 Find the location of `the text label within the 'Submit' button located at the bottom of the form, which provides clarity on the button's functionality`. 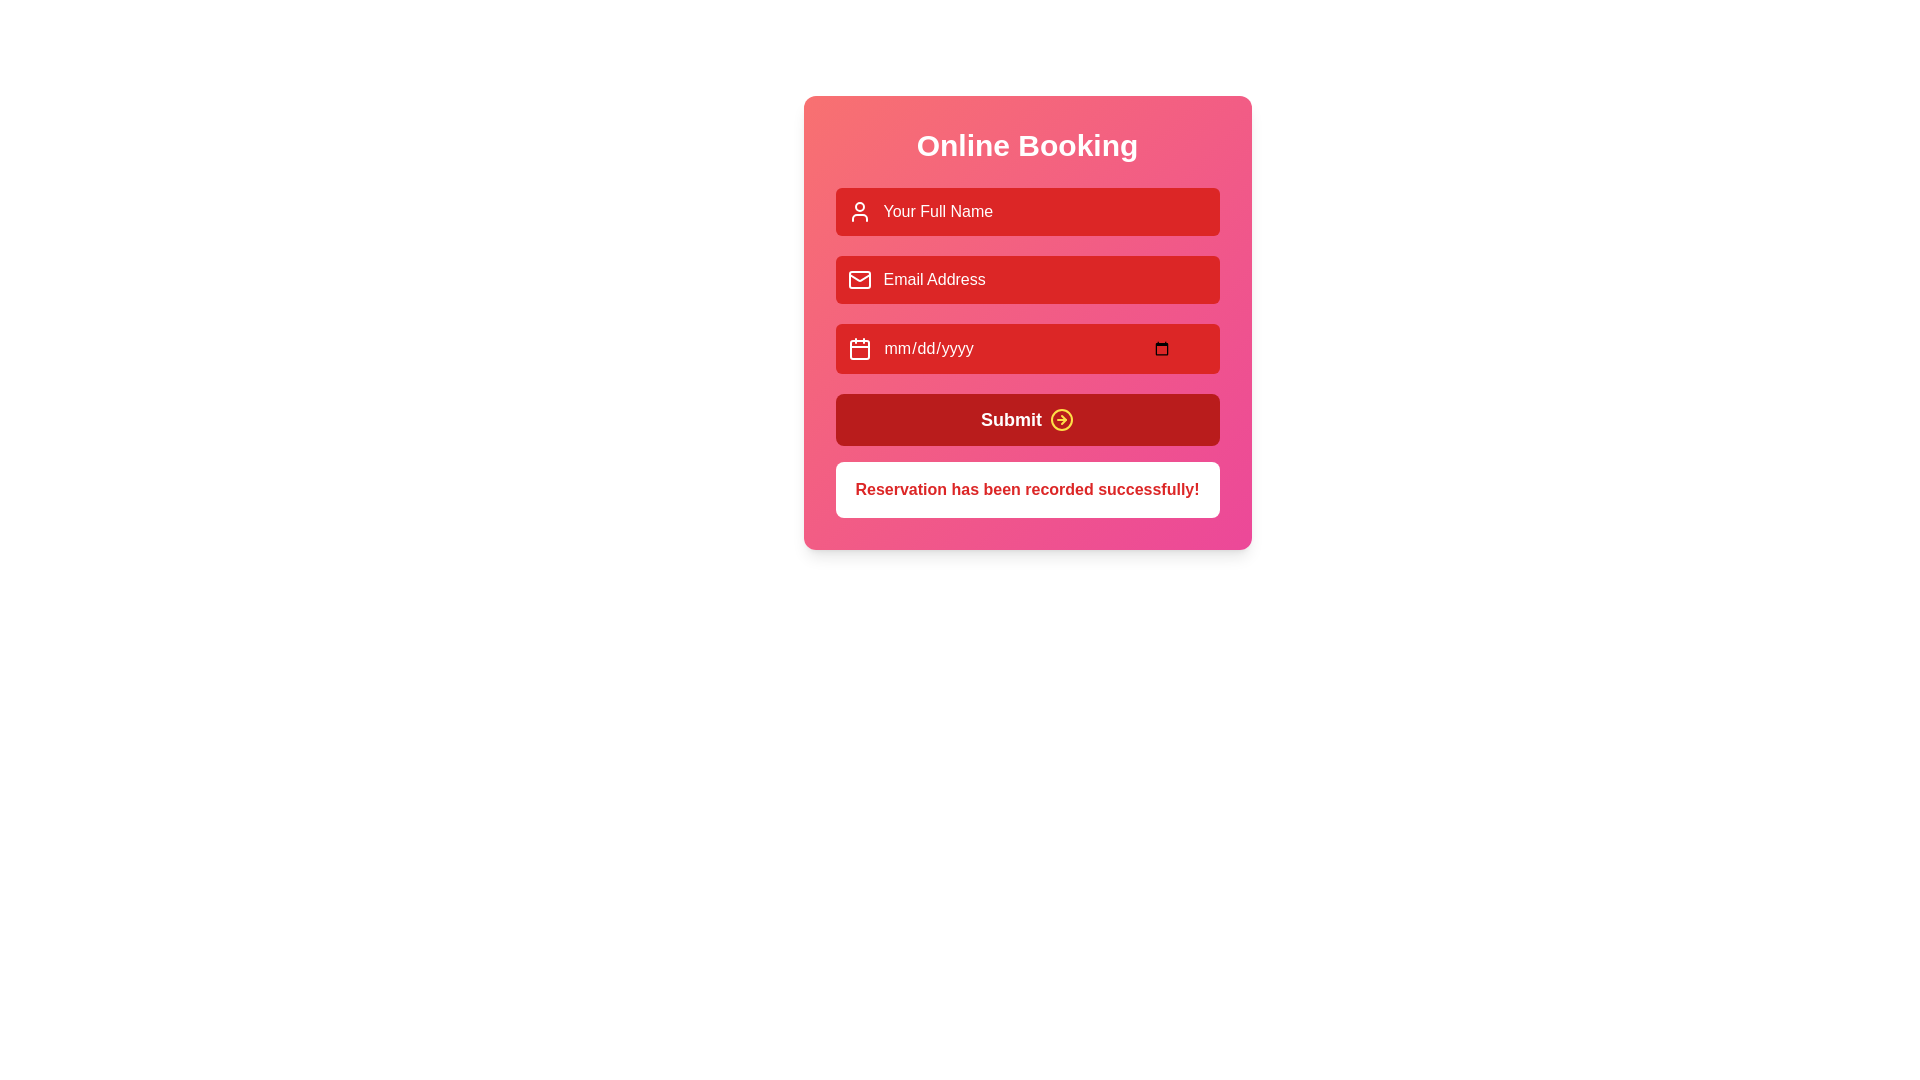

the text label within the 'Submit' button located at the bottom of the form, which provides clarity on the button's functionality is located at coordinates (1011, 419).